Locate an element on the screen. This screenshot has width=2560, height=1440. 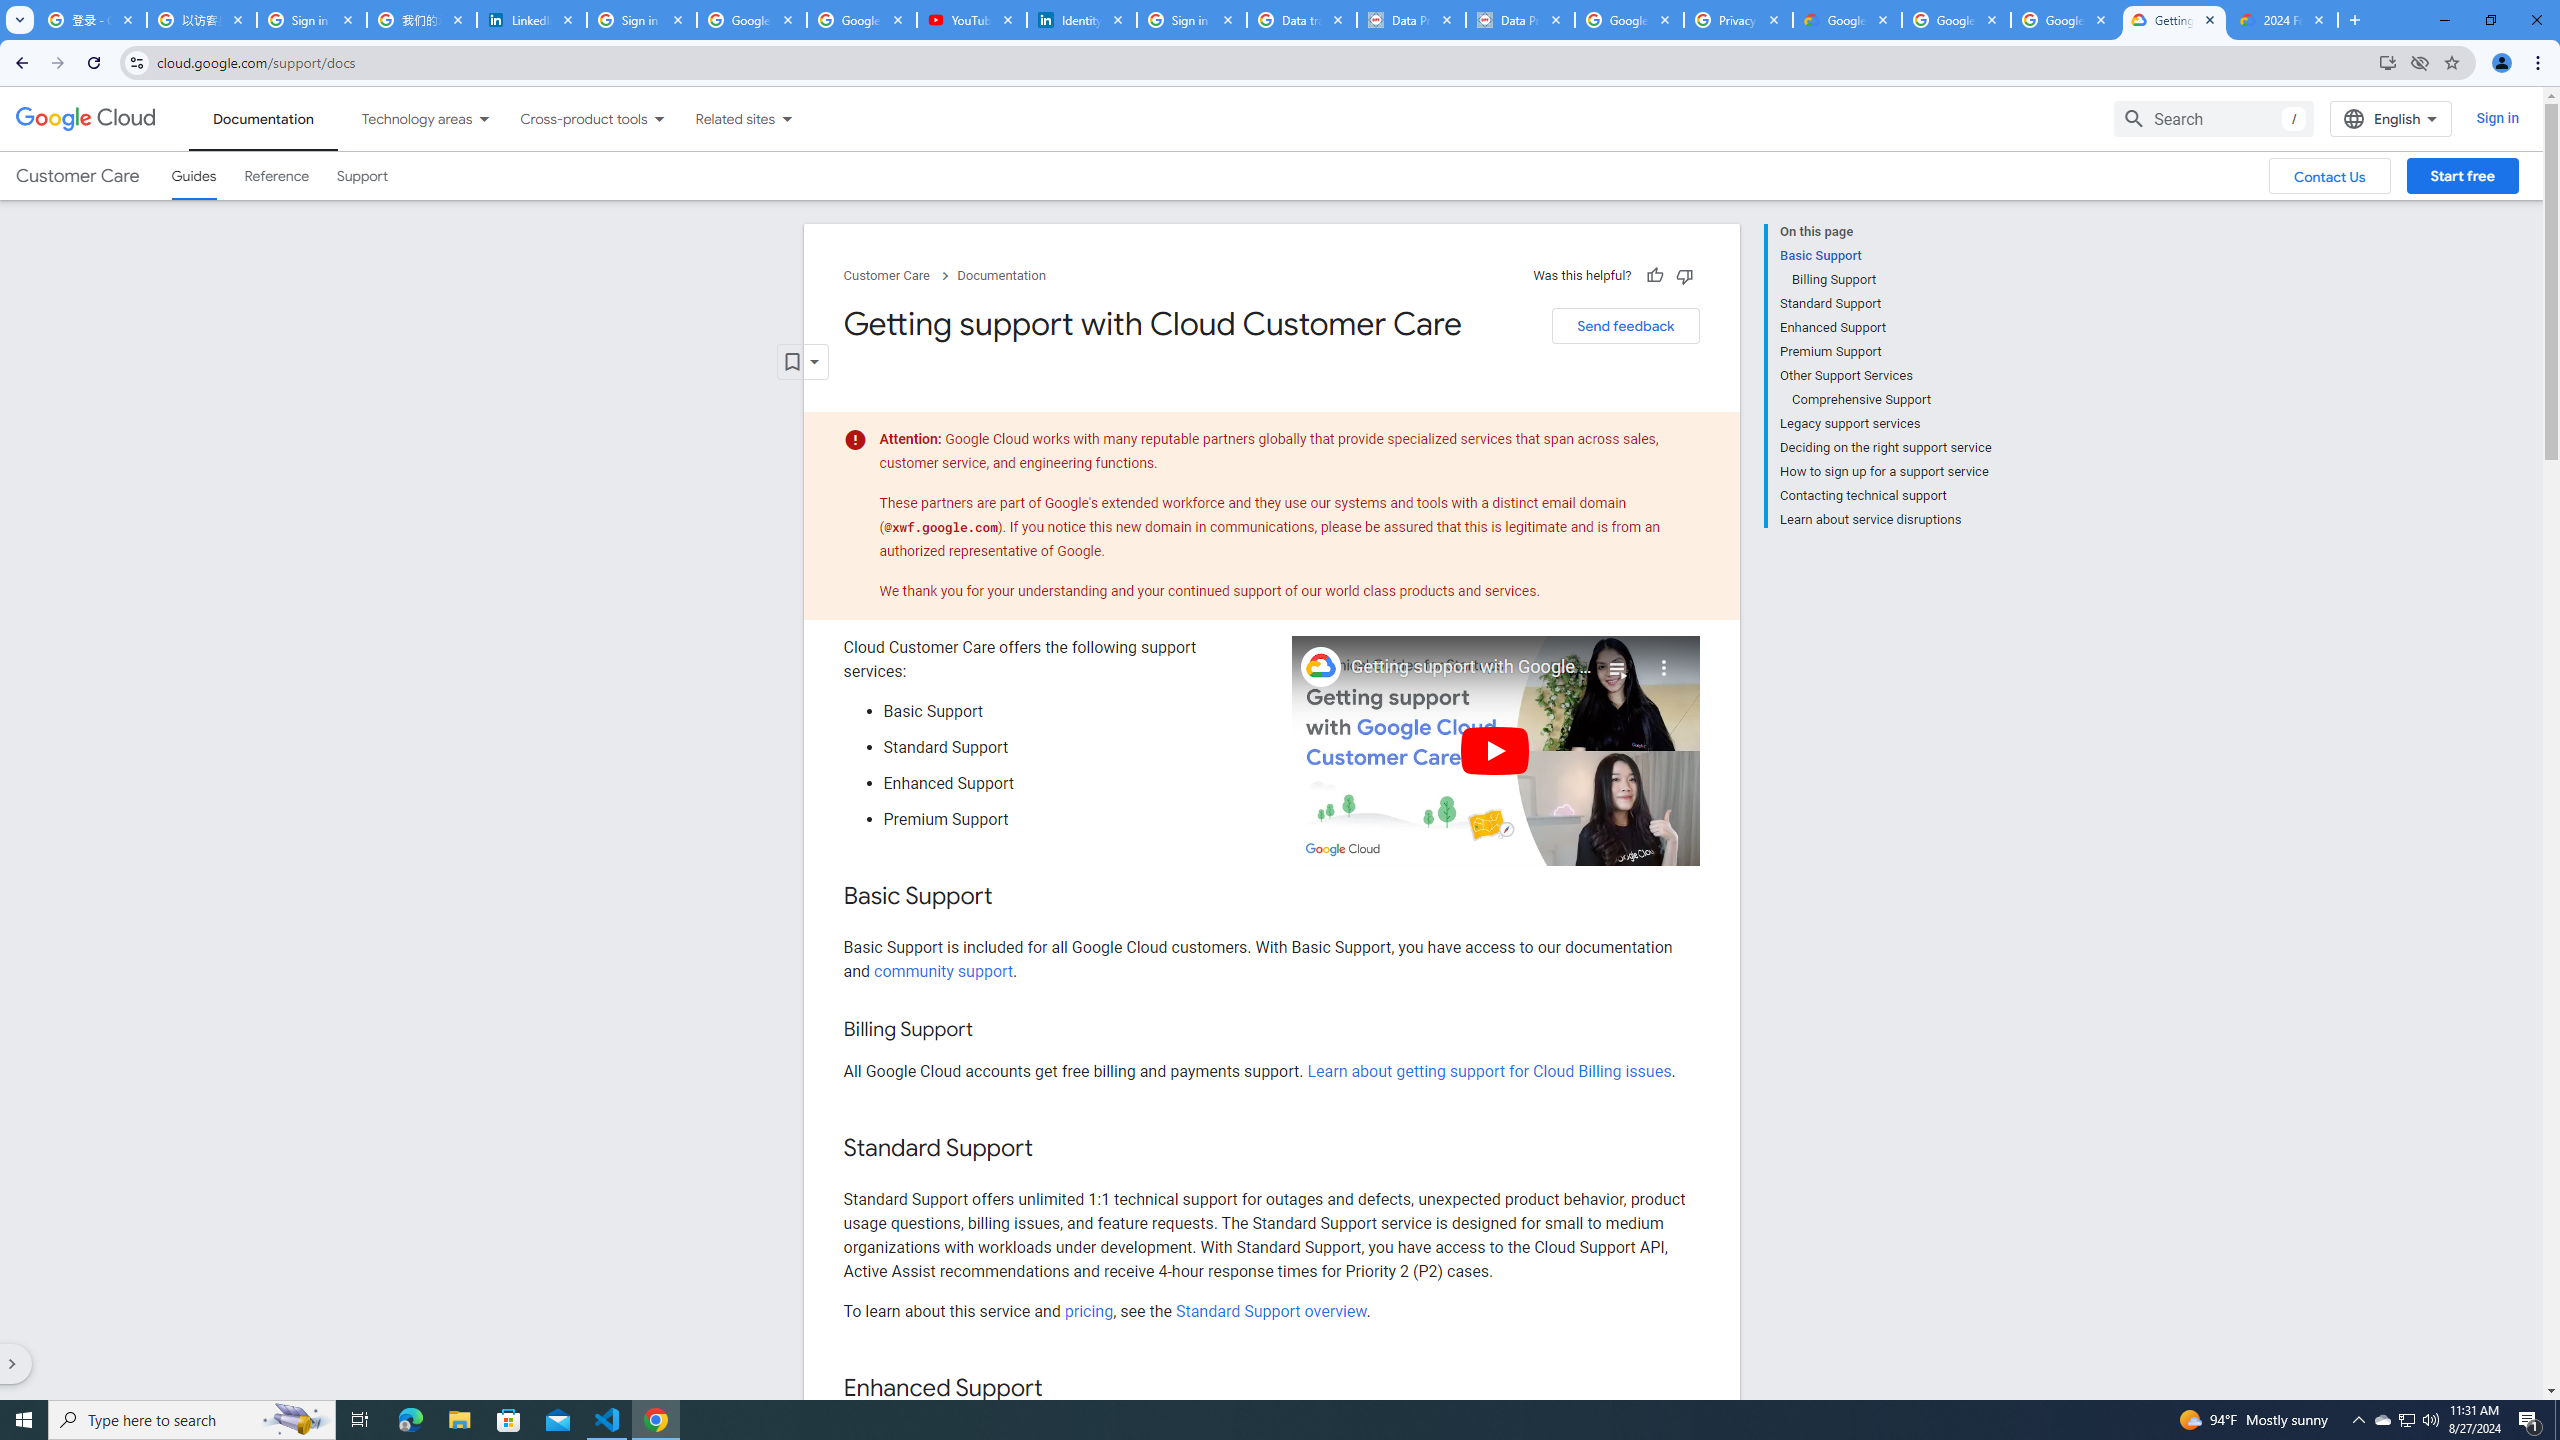
'Cross-product tools' is located at coordinates (571, 118).